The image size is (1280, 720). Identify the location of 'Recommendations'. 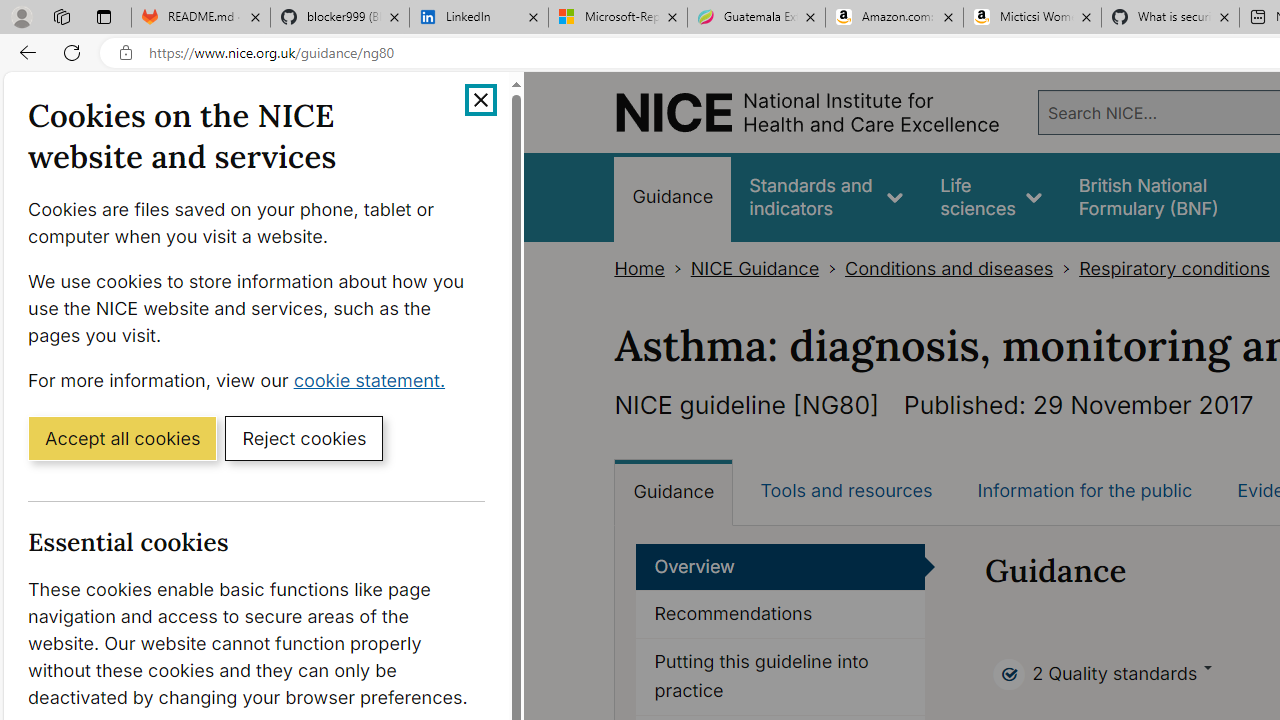
(780, 614).